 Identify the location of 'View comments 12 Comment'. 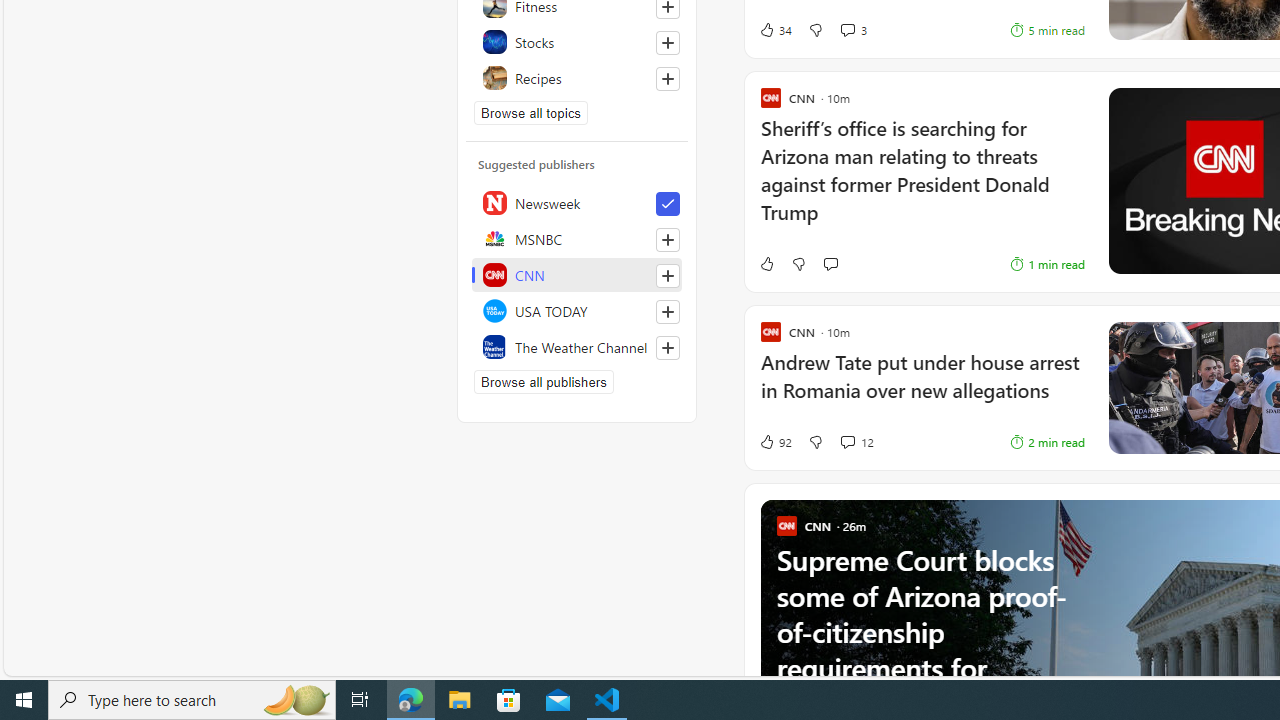
(834, 441).